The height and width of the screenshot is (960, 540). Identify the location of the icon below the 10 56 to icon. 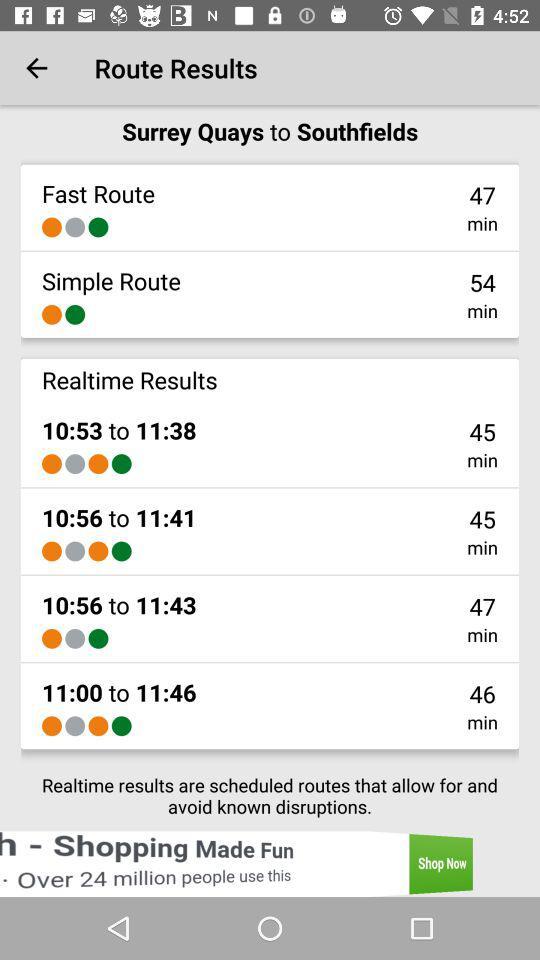
(51, 637).